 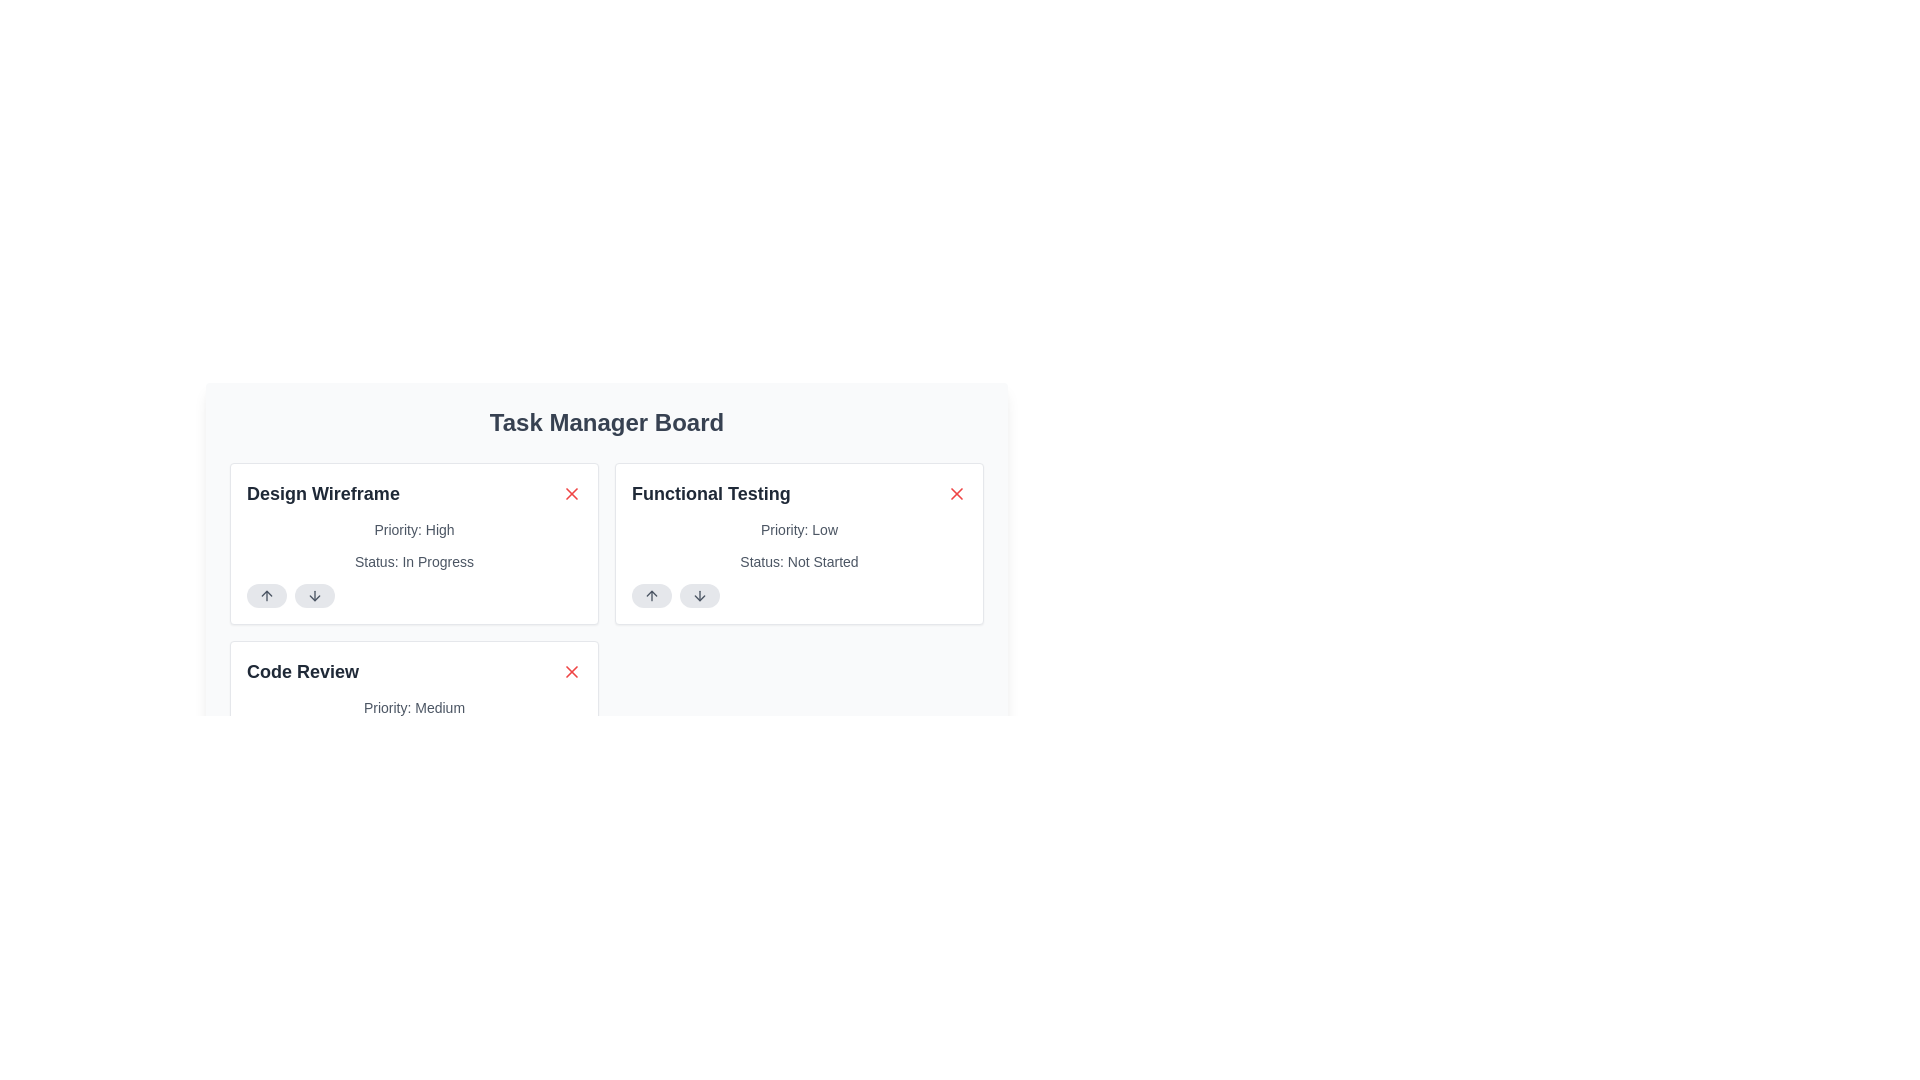 I want to click on the text label that indicates the priority level of the task within the 'Design Wireframe' card, so click(x=413, y=528).